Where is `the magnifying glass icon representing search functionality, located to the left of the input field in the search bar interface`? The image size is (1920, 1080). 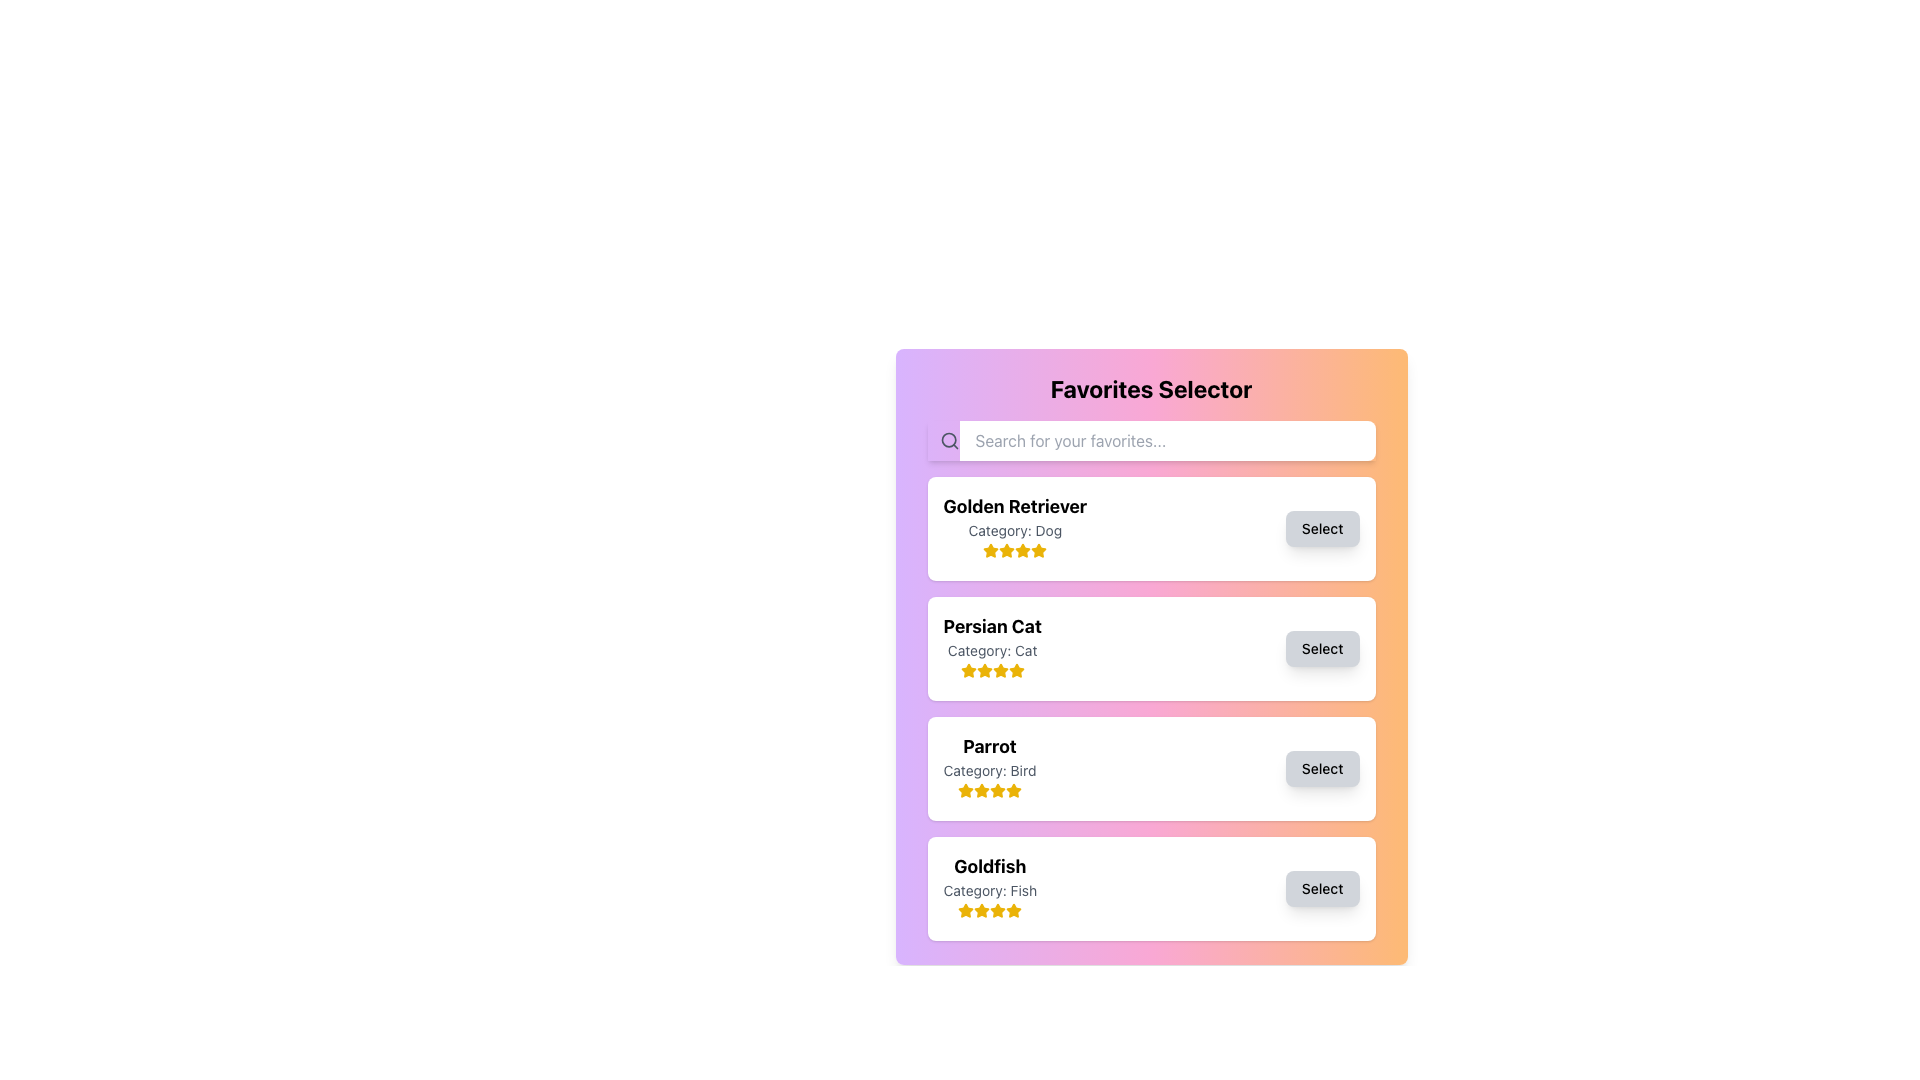 the magnifying glass icon representing search functionality, located to the left of the input field in the search bar interface is located at coordinates (948, 439).